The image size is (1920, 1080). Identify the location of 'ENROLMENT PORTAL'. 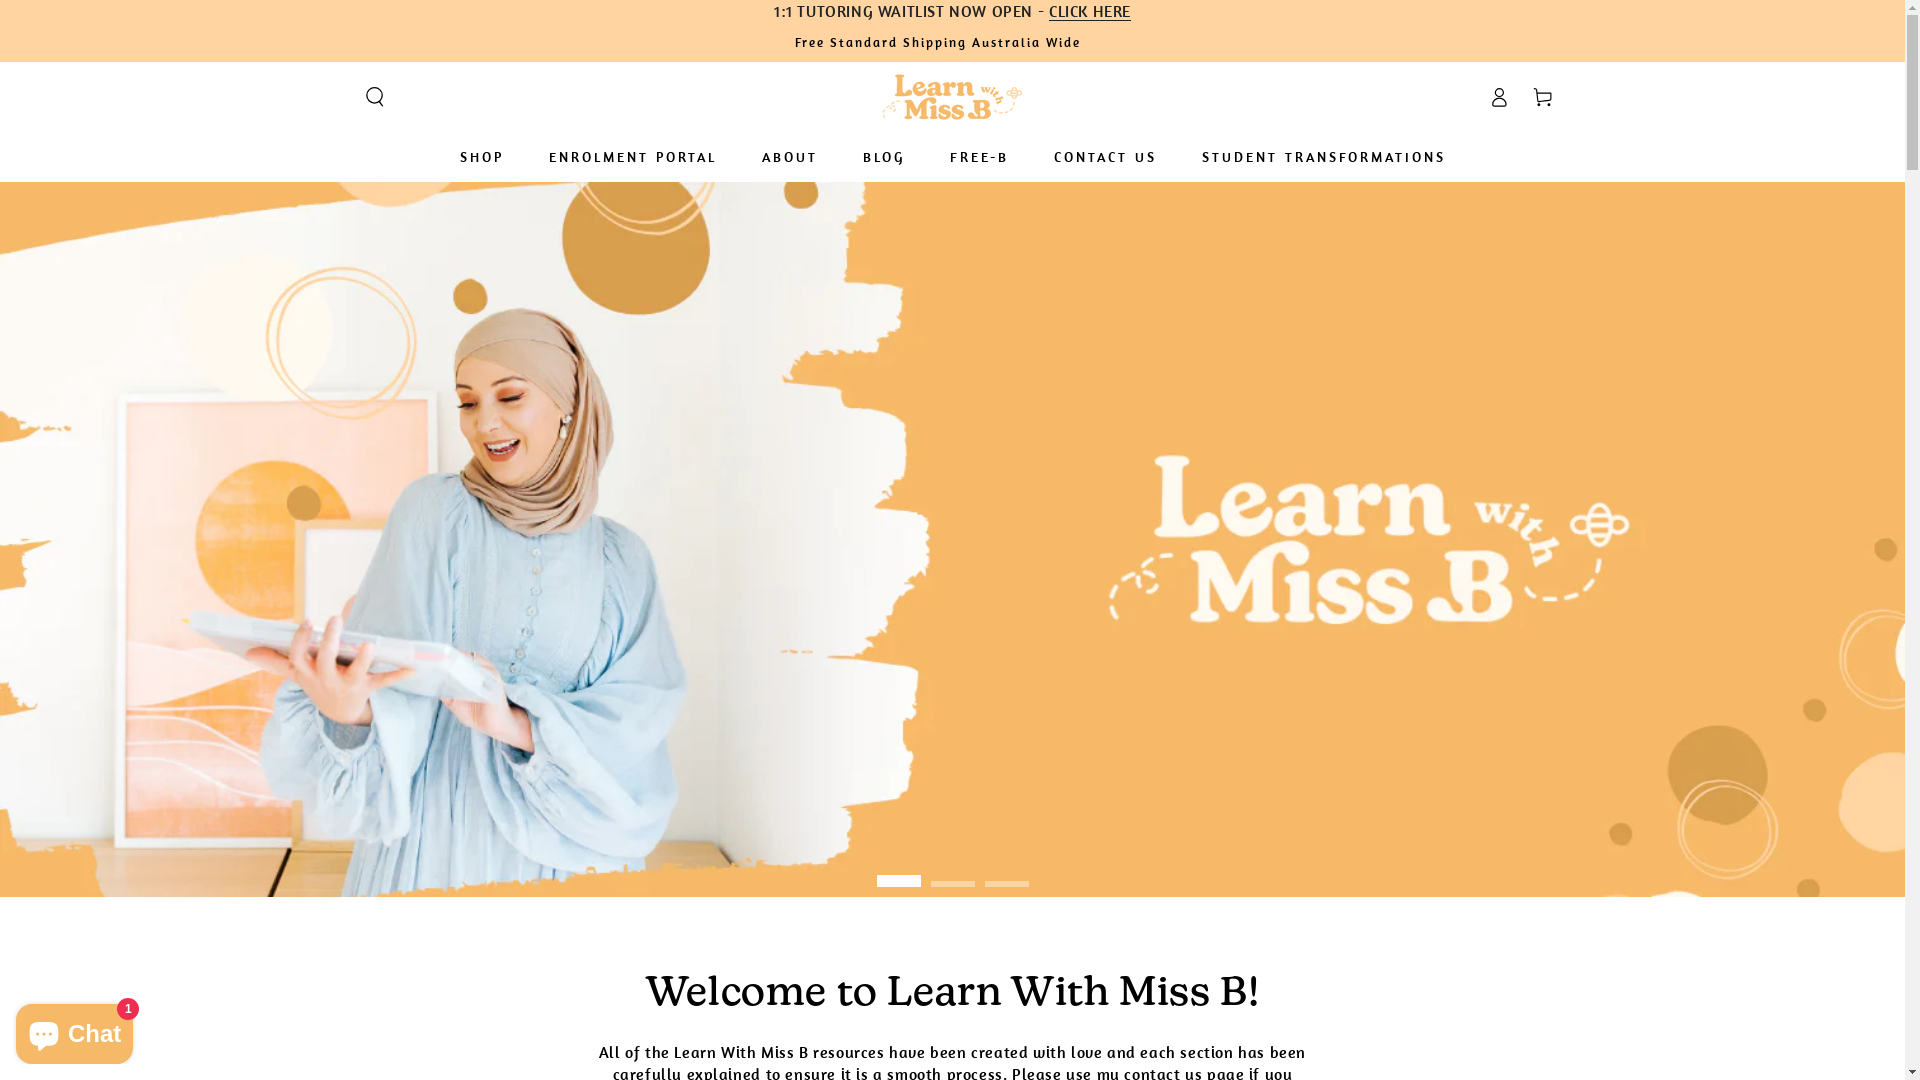
(632, 156).